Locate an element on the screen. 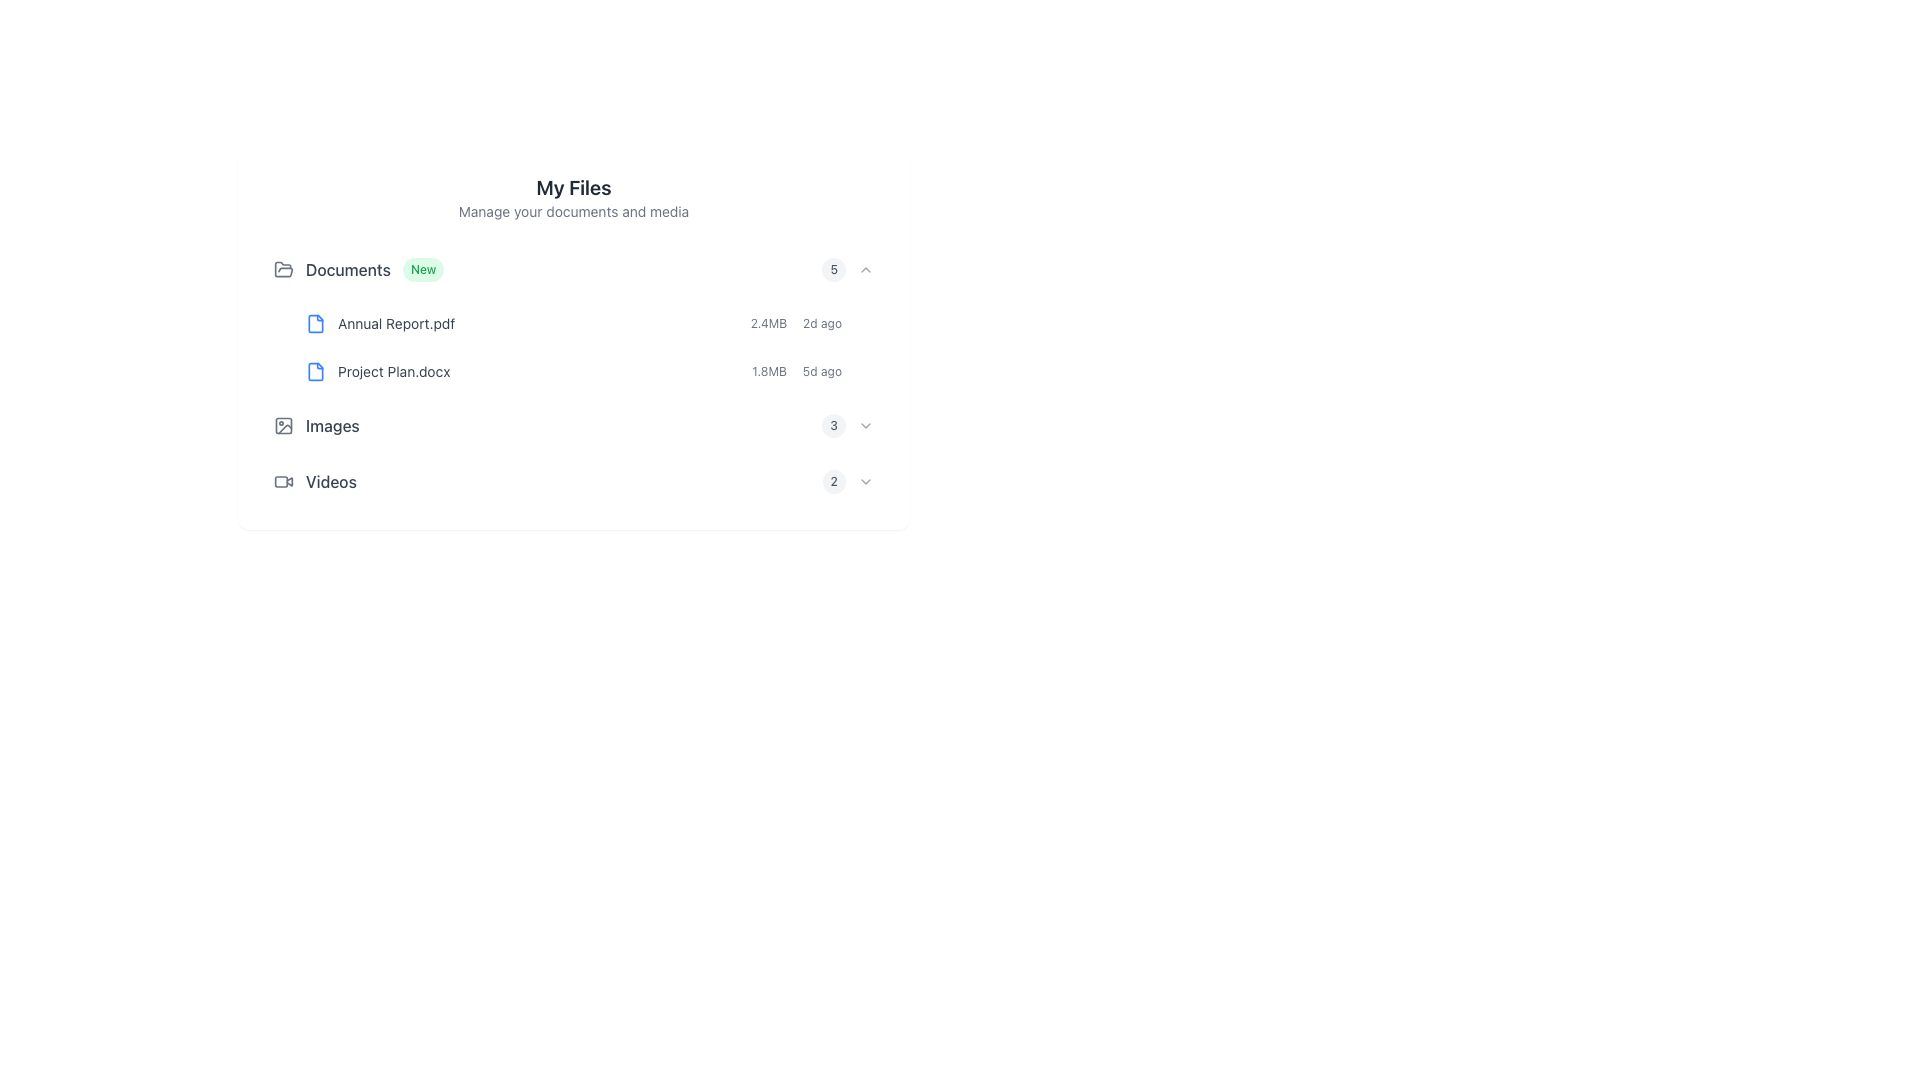  the displayed value of the badge or count indicator next to the 'Documents' section in the file list is located at coordinates (834, 424).